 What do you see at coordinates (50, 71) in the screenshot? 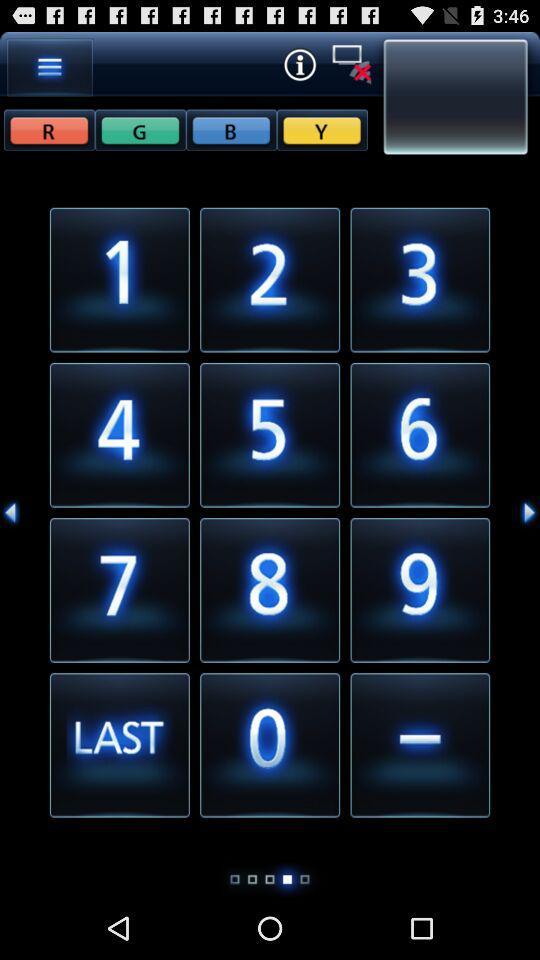
I see `the menu icon` at bounding box center [50, 71].